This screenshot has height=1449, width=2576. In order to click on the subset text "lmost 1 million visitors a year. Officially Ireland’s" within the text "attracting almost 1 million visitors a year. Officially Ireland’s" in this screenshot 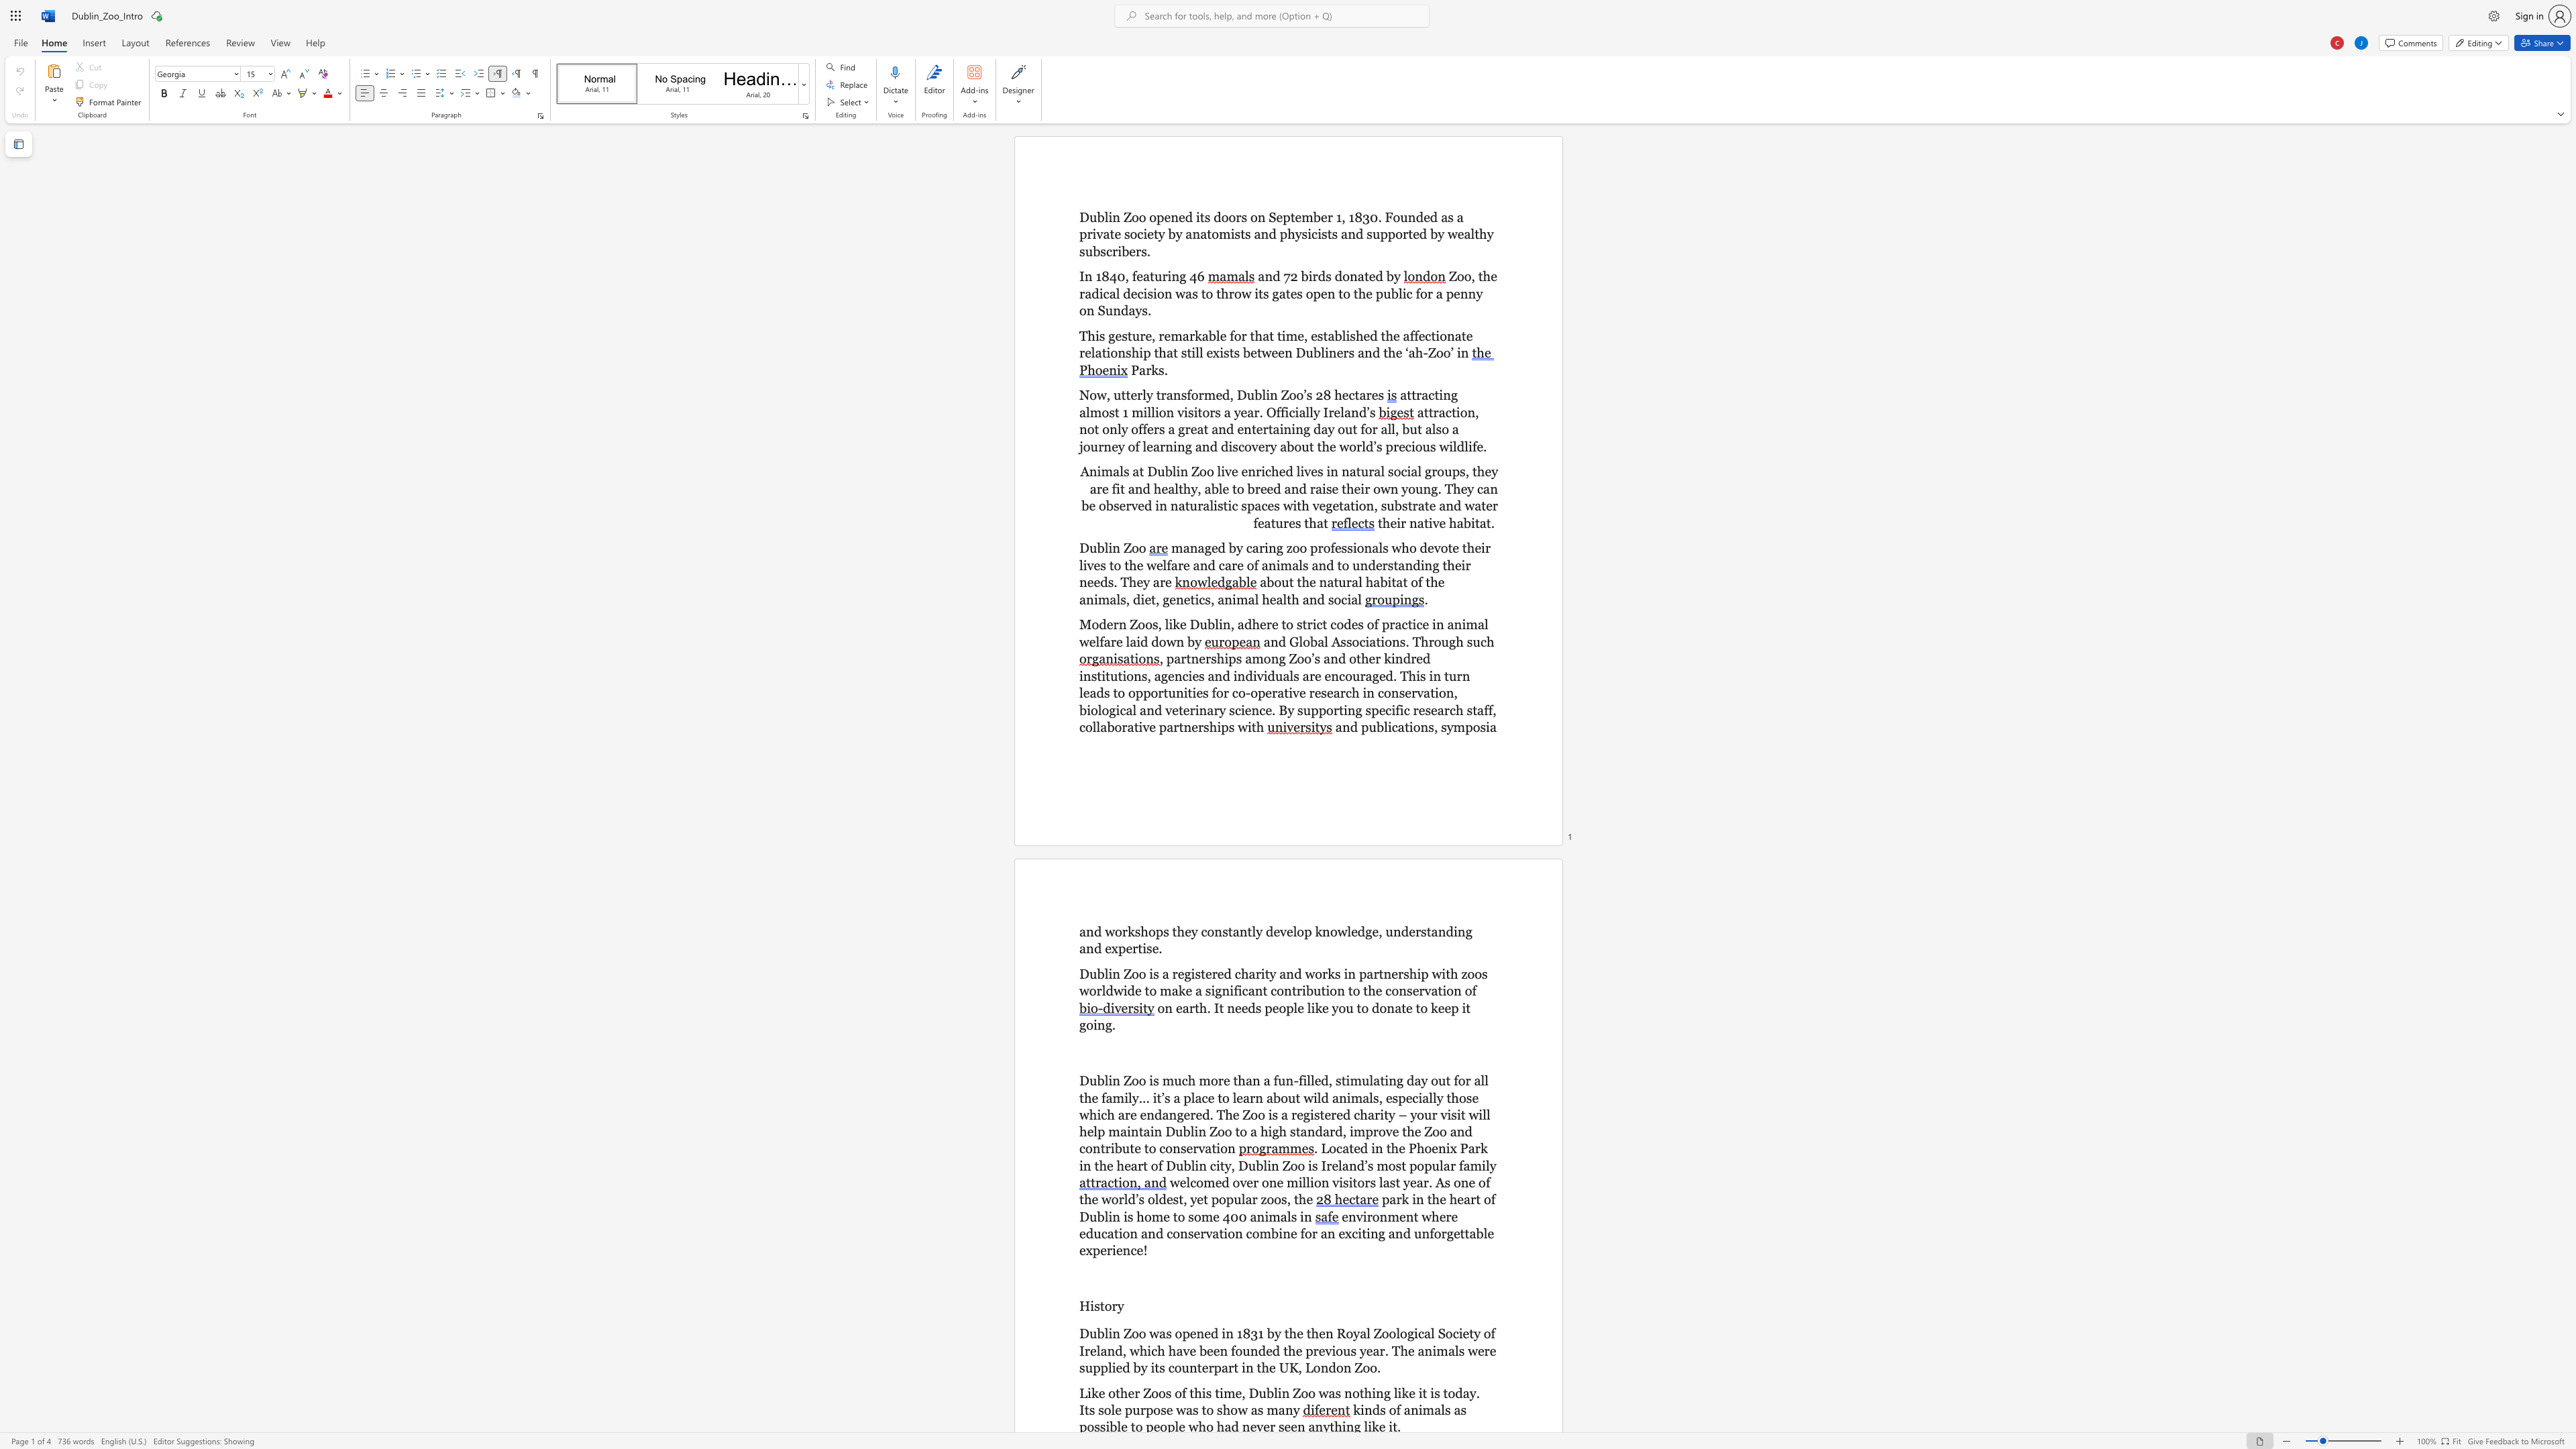, I will do `click(1085, 411)`.